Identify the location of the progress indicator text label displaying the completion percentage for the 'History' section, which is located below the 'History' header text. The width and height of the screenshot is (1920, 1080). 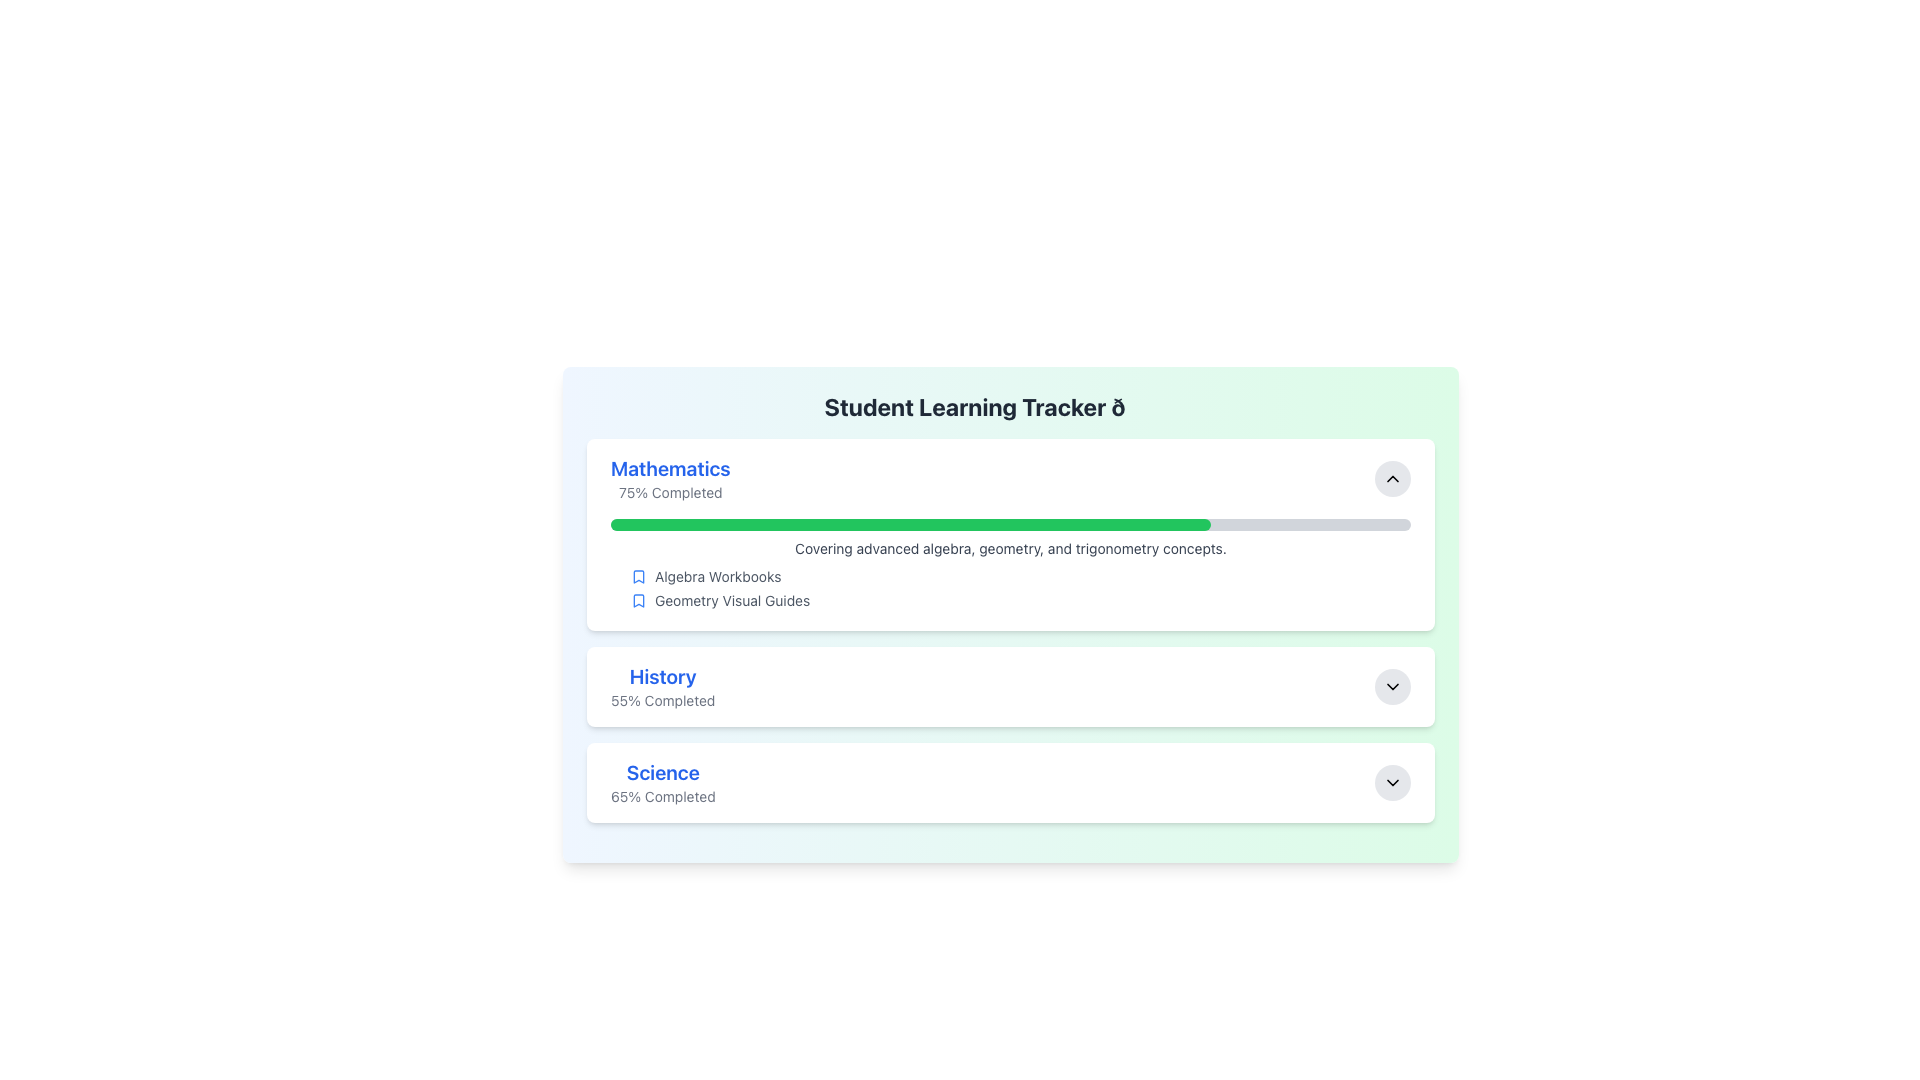
(663, 700).